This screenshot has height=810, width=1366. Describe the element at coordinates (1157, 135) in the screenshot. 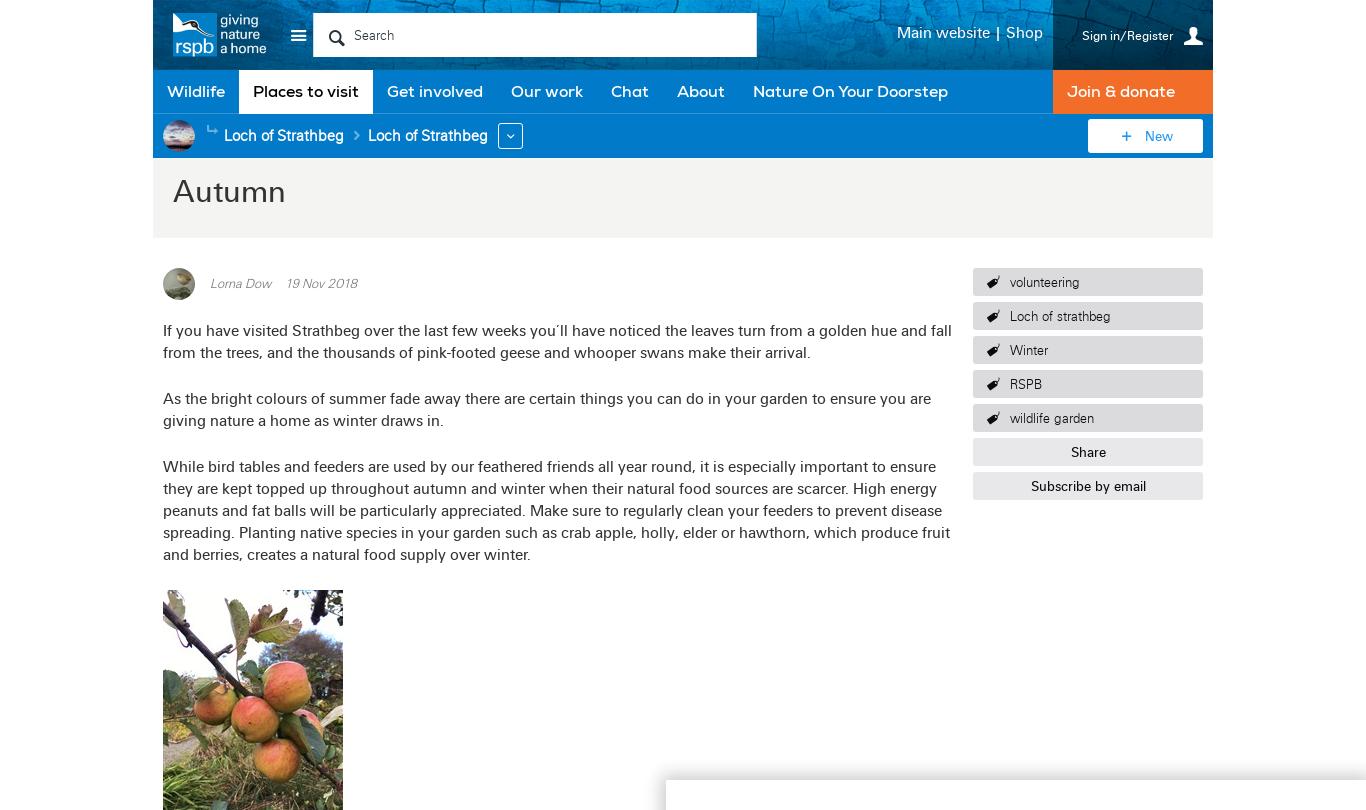

I see `'New'` at that location.